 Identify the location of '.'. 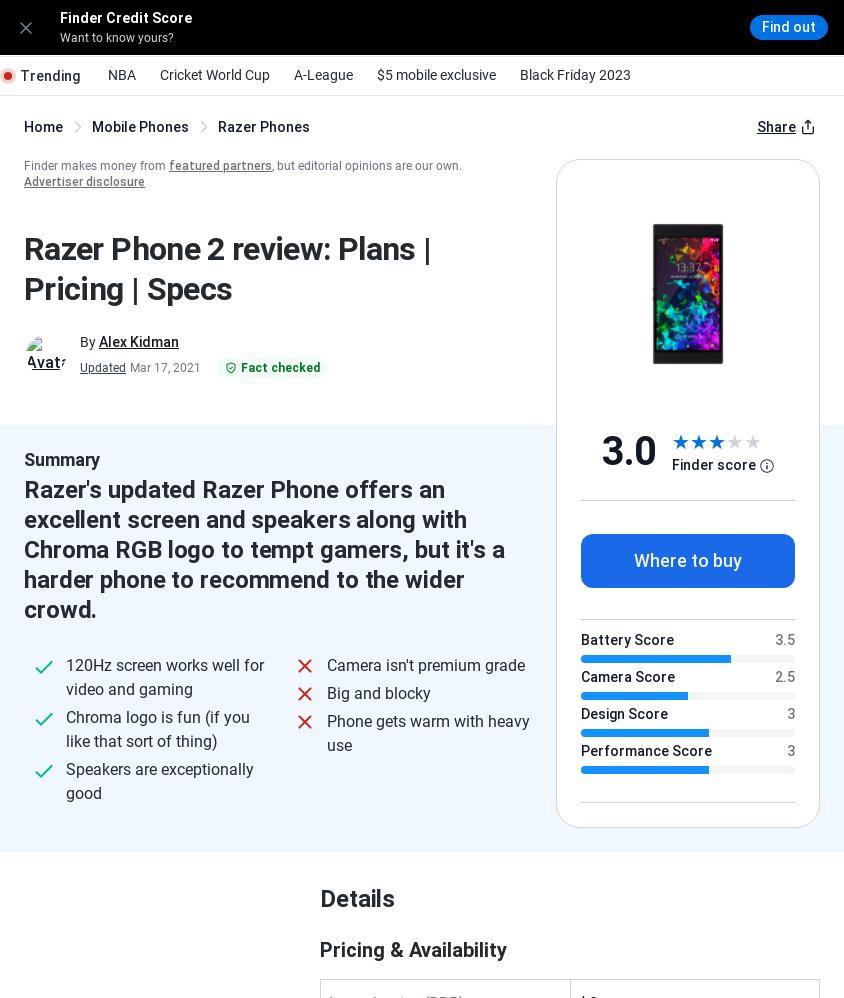
(799, 536).